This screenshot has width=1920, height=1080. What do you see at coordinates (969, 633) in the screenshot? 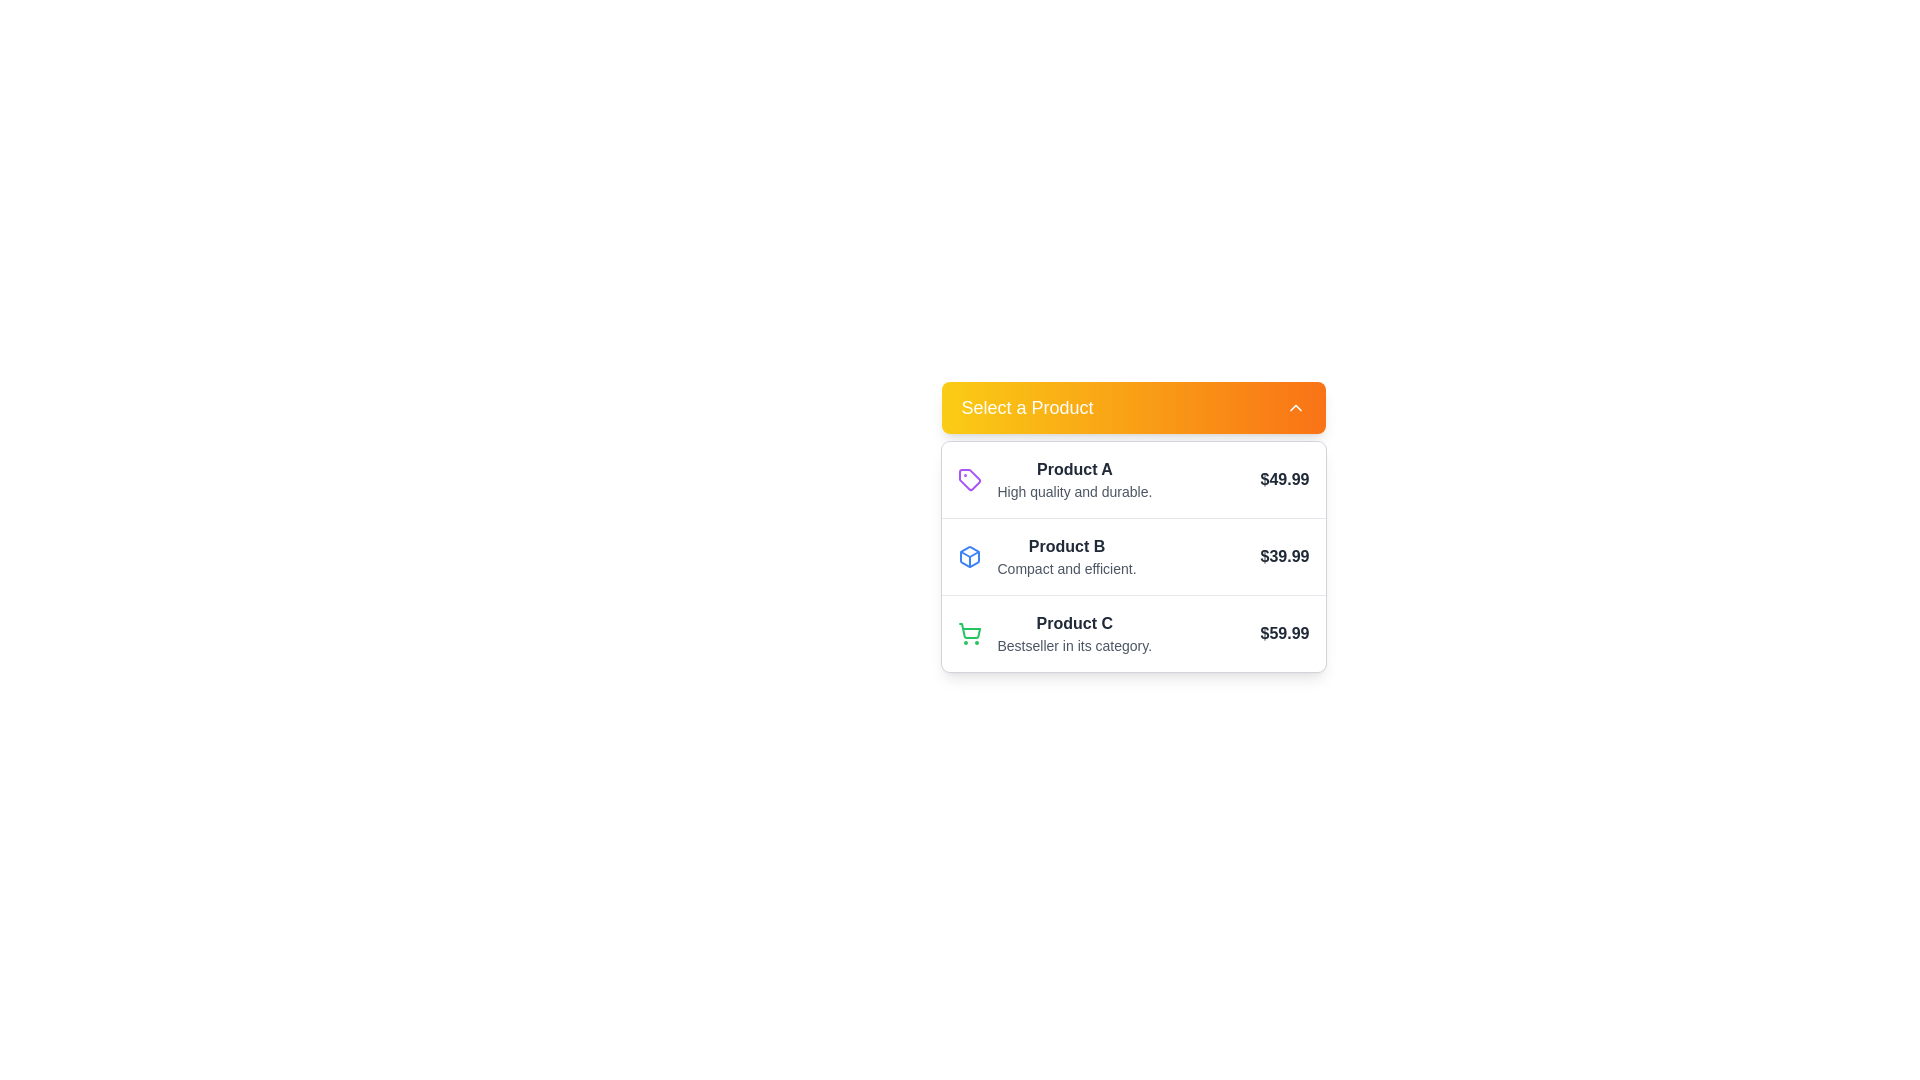
I see `the shopping cart icon located adjacent to 'Product C' and to the left of the price label '$59.99' in the product list` at bounding box center [969, 633].